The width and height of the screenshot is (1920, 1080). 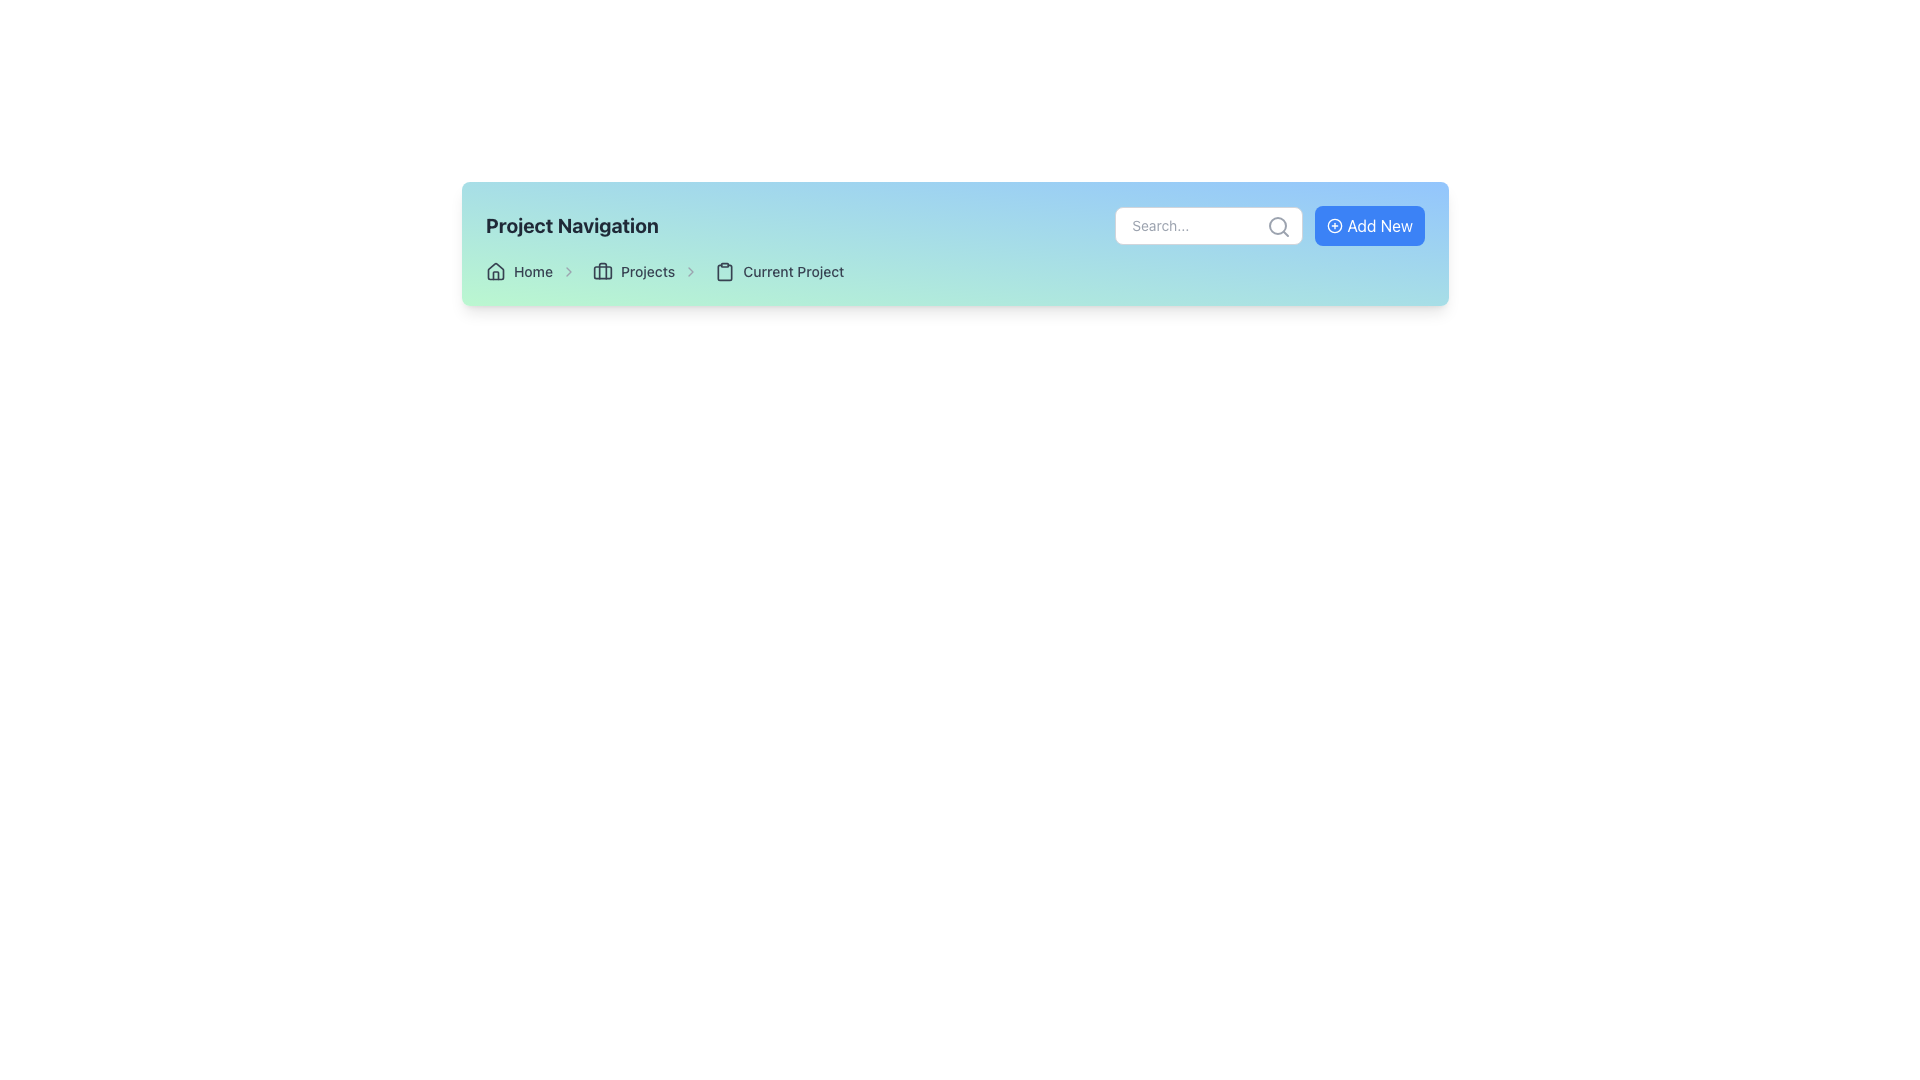 I want to click on the small house icon on the navigation bar labeled 'Project Navigation', so click(x=495, y=272).